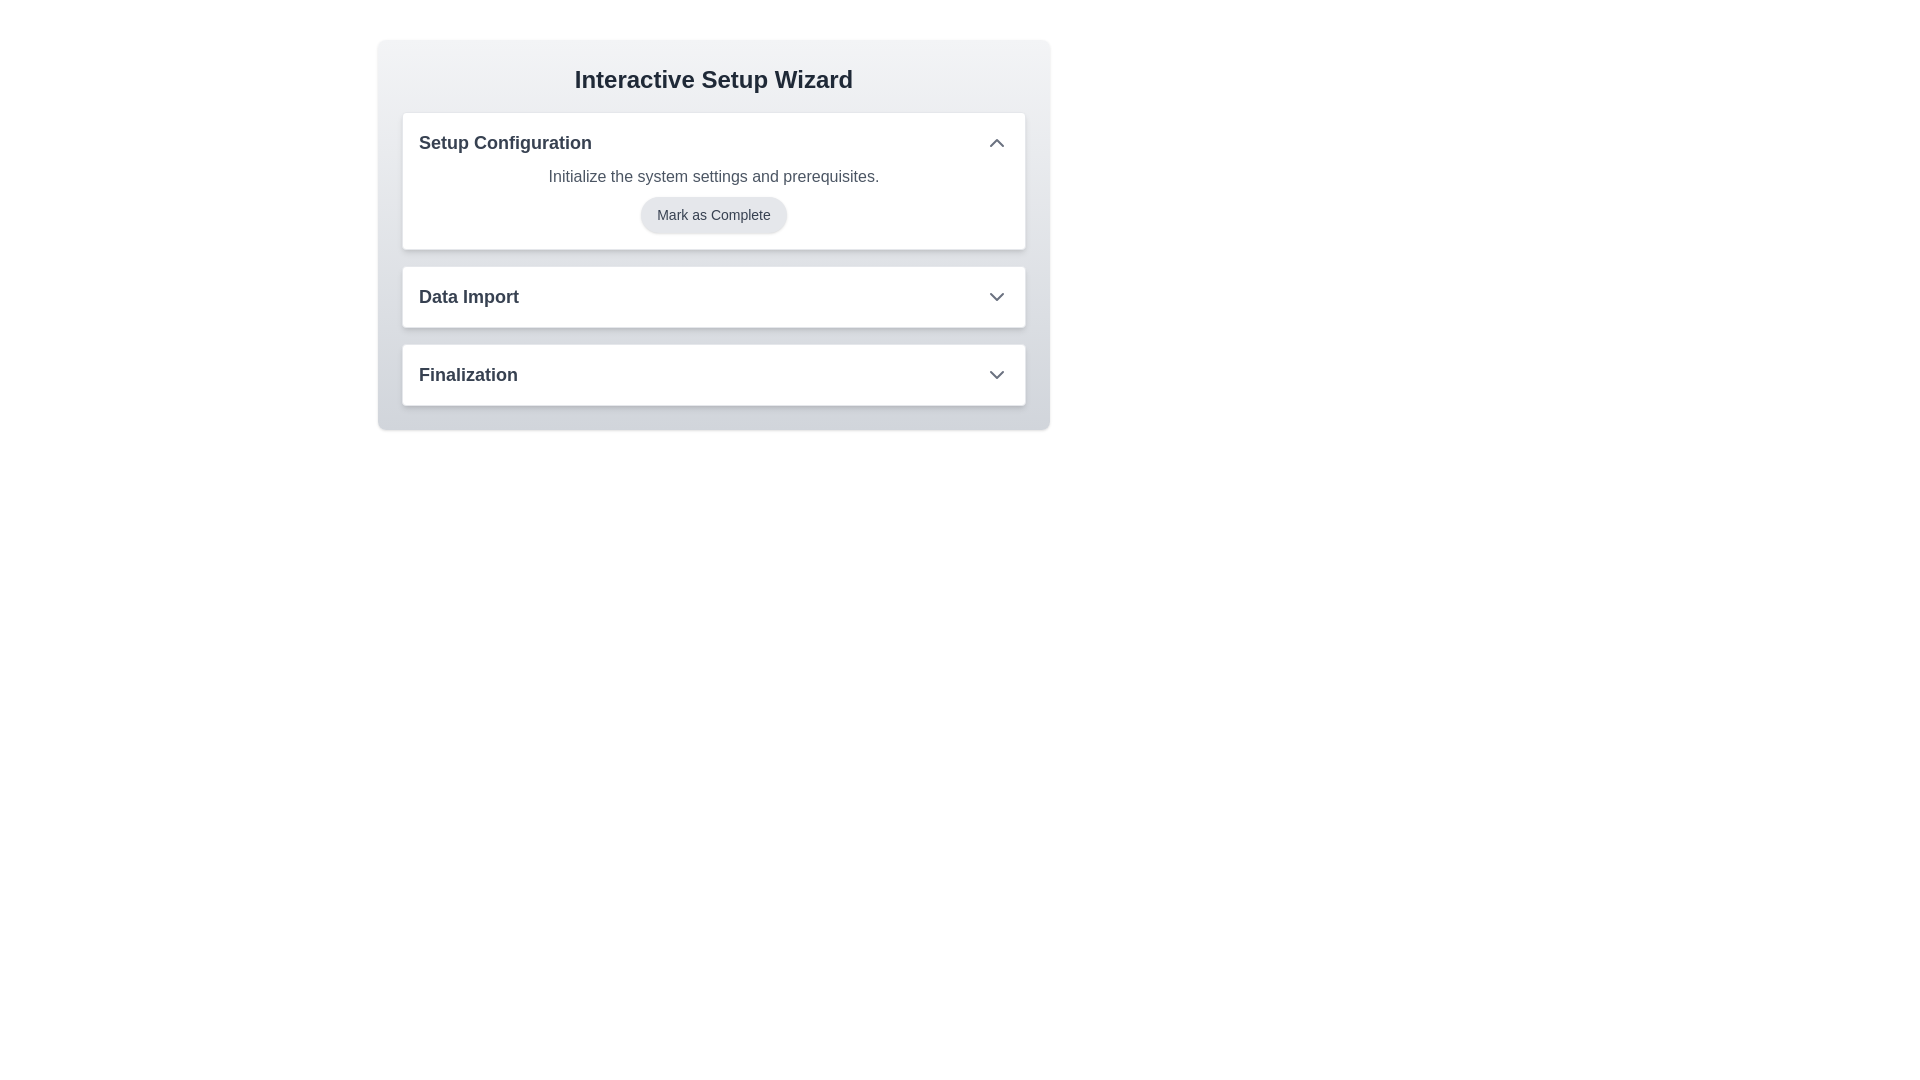  I want to click on the static text providing instructions in the 'Setup Configuration' section of the 'Interactive Setup Wizard', located above the 'Mark as Complete' button, so click(714, 176).